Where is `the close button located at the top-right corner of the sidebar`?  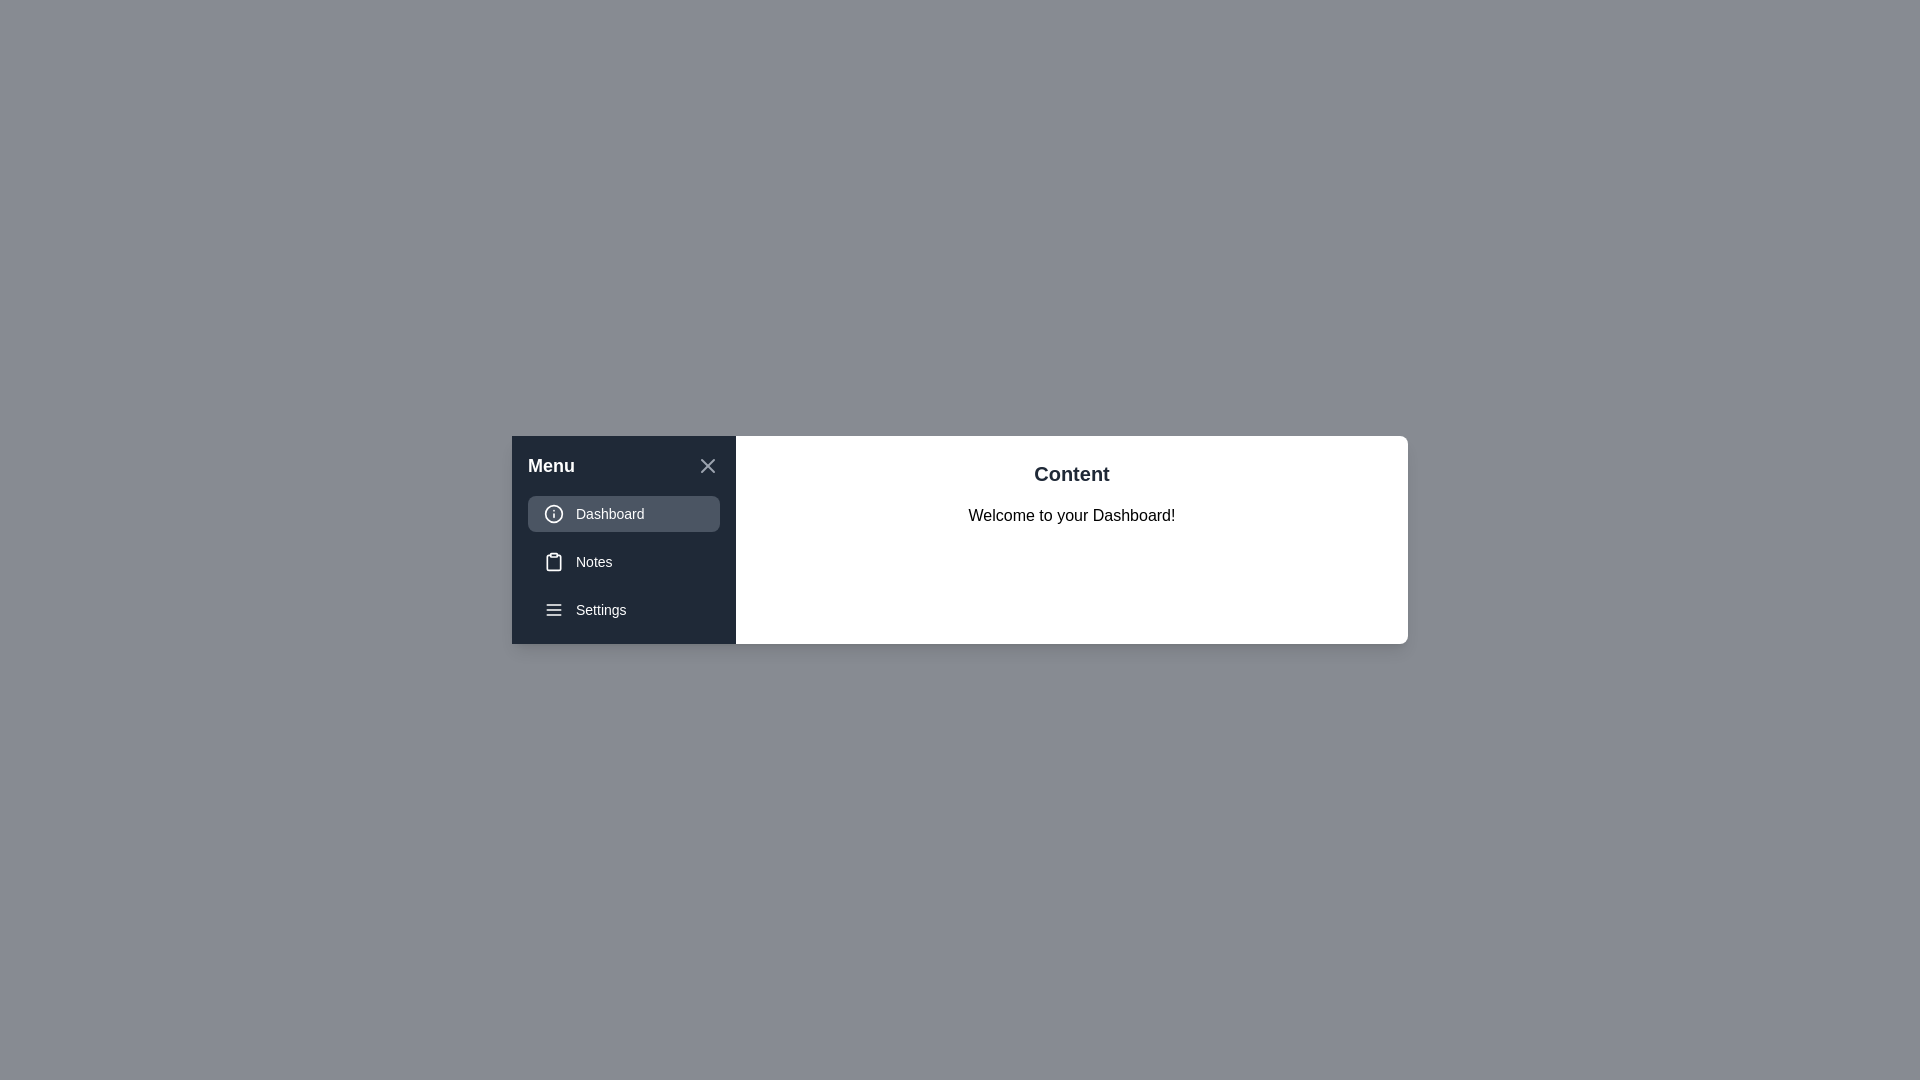 the close button located at the top-right corner of the sidebar is located at coordinates (708, 466).